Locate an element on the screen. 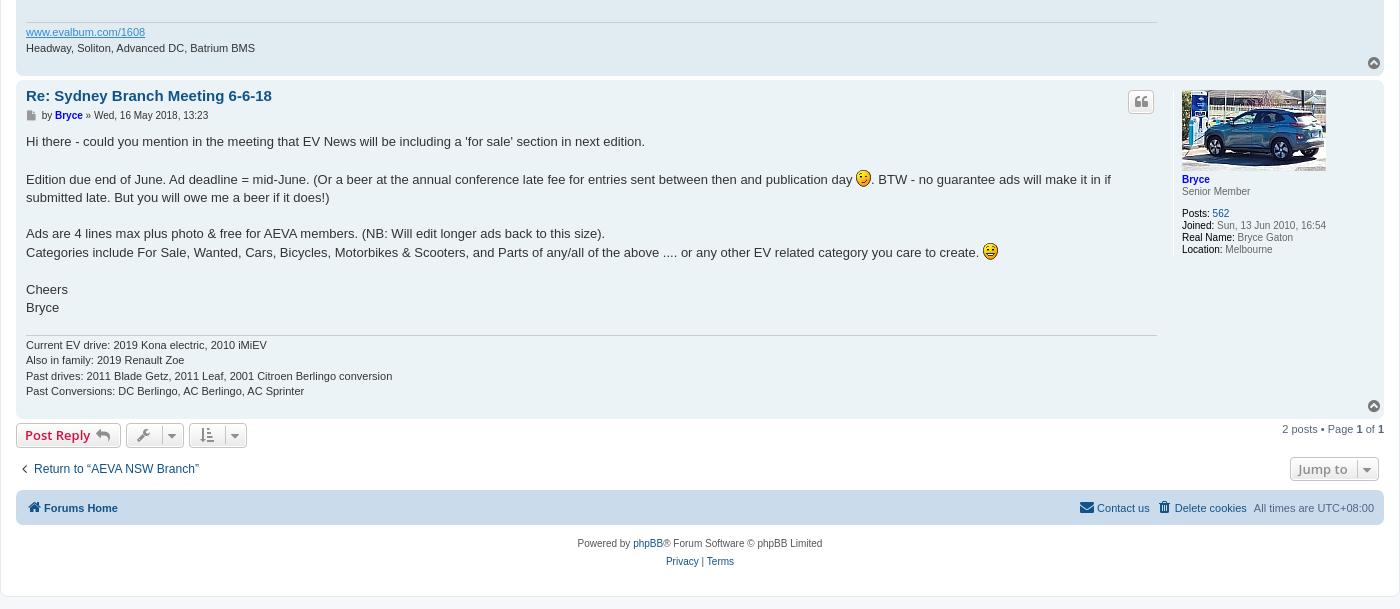  'All times are' is located at coordinates (1285, 505).